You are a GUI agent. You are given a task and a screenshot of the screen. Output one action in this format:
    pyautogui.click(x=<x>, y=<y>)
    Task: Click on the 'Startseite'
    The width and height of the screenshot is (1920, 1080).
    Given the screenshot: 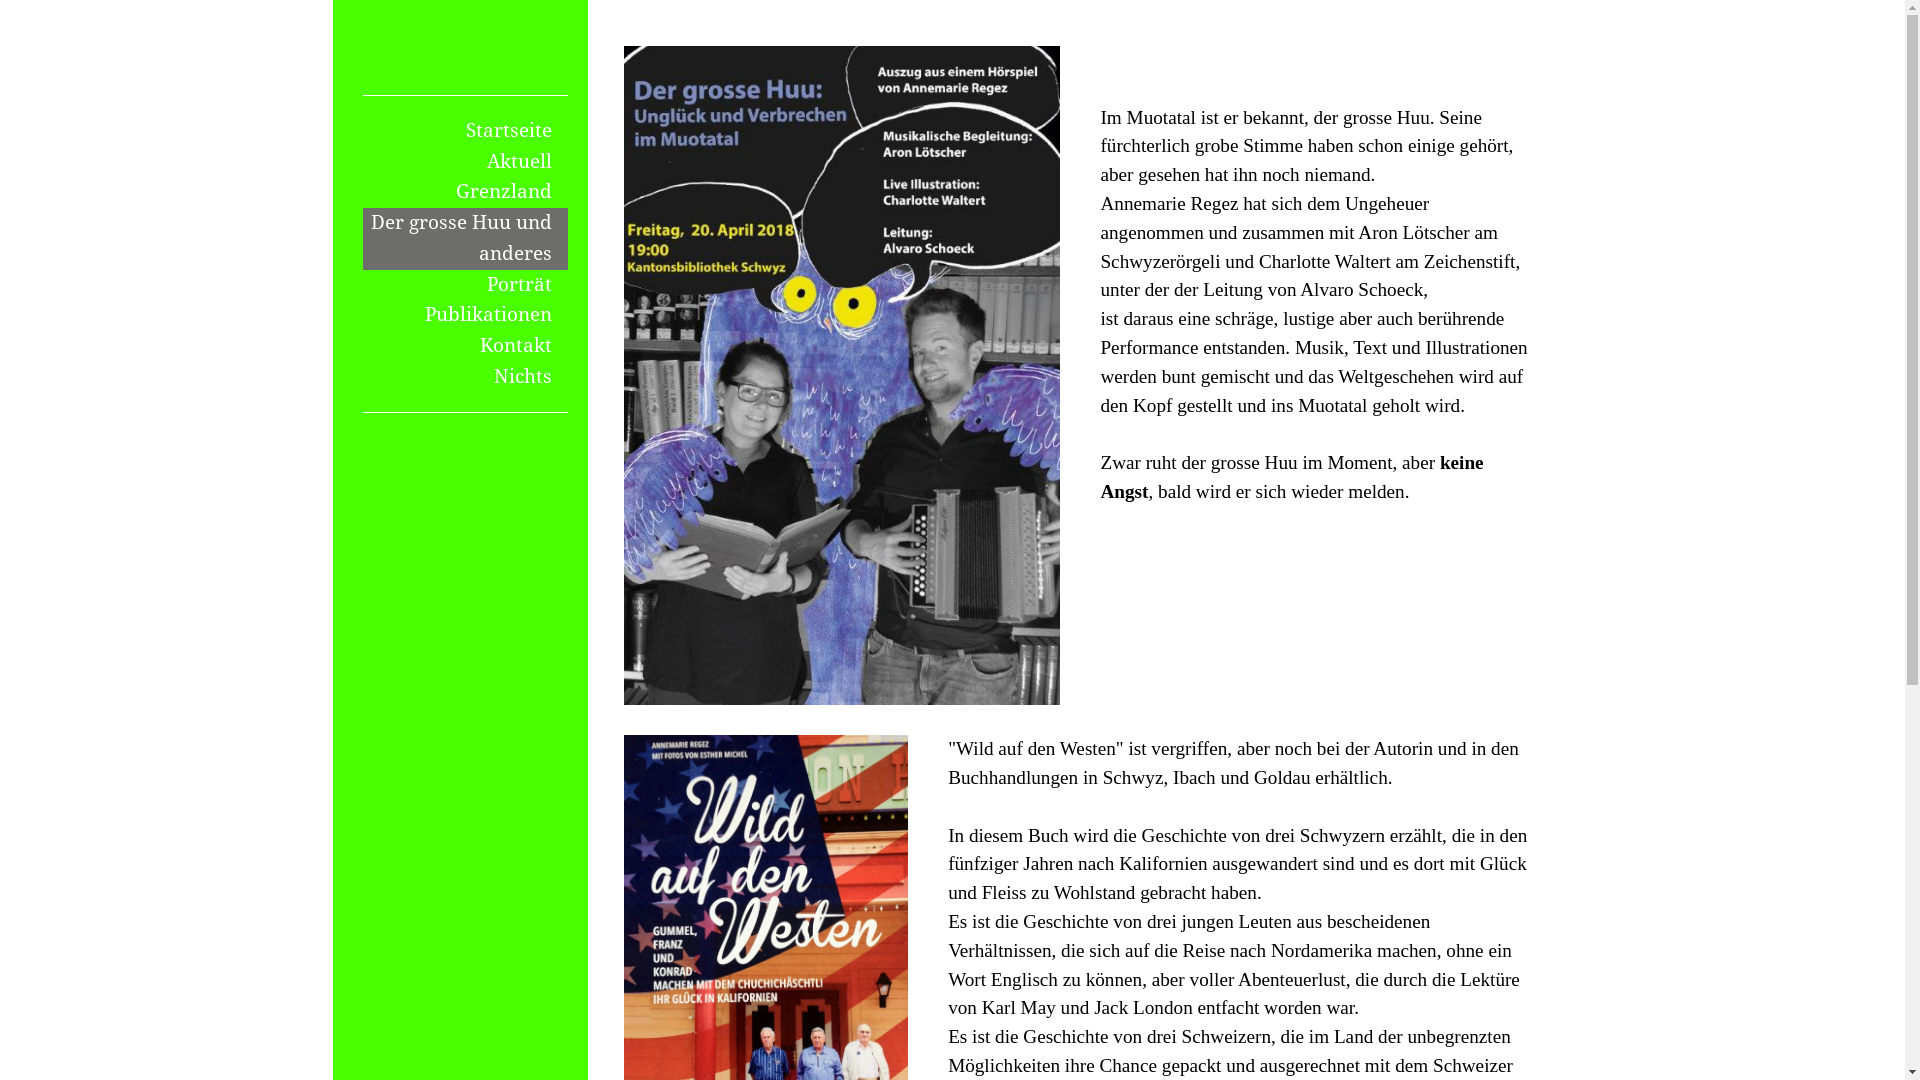 What is the action you would take?
    pyautogui.click(x=464, y=131)
    